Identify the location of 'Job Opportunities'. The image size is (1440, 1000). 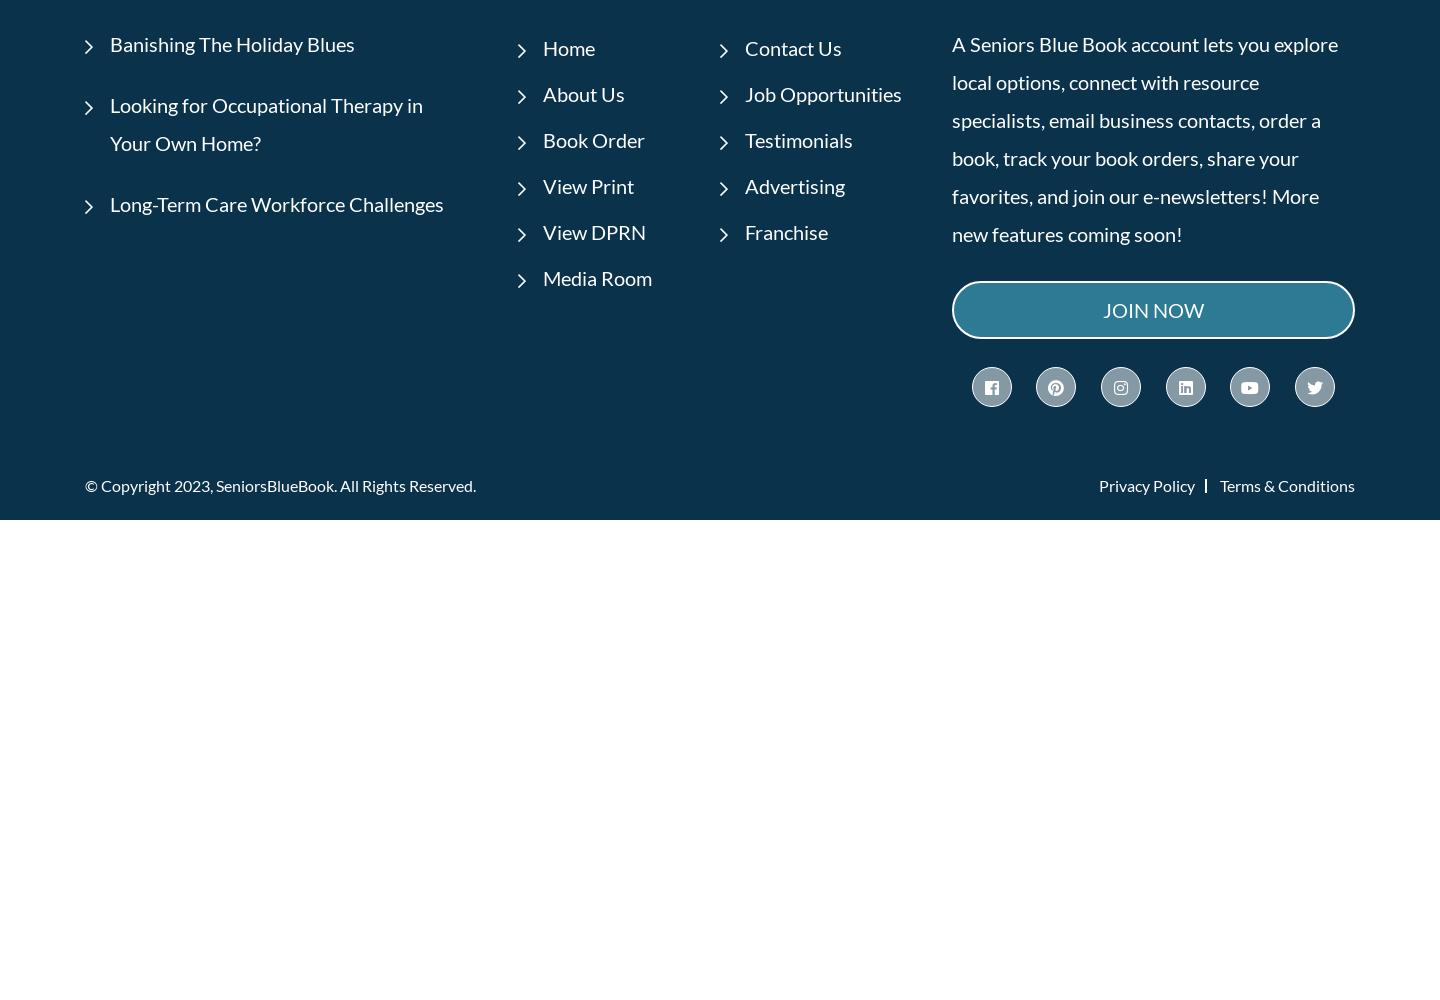
(743, 92).